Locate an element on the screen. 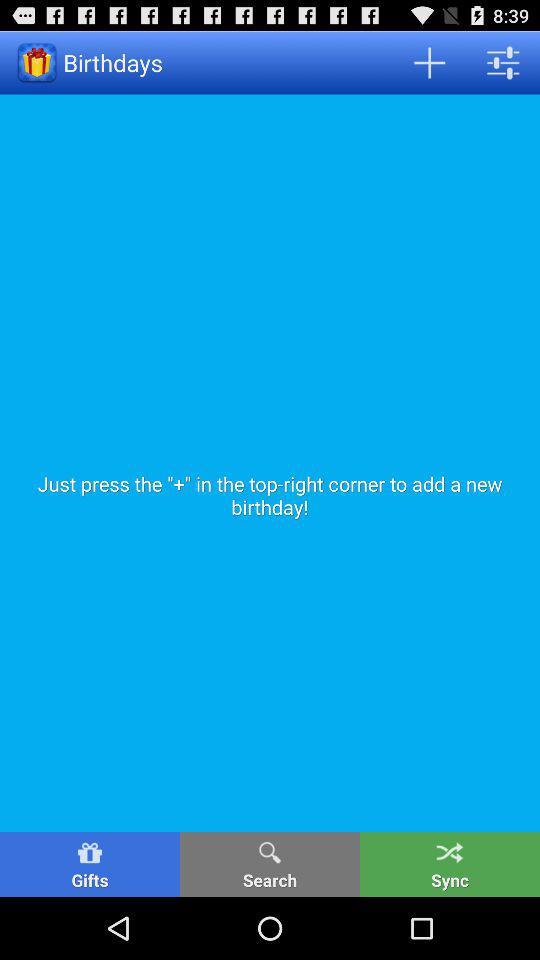 This screenshot has height=960, width=540. the item next to the sync button is located at coordinates (270, 863).